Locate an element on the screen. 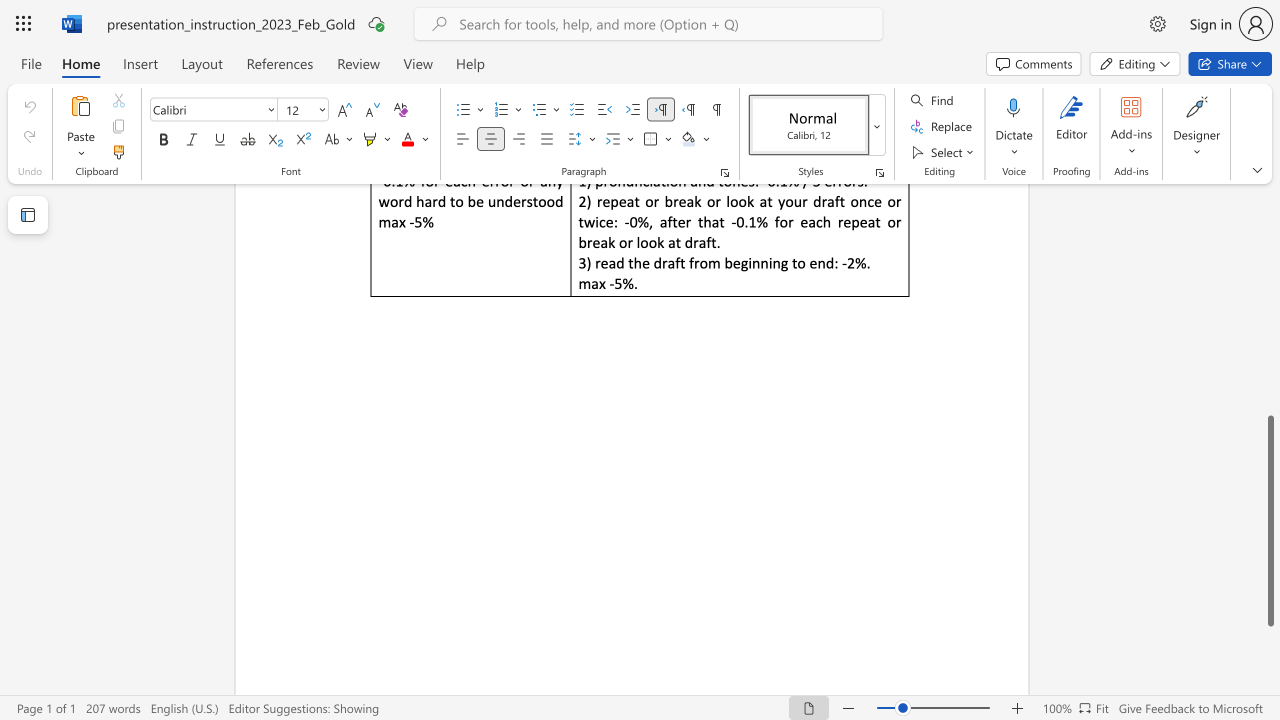  the scrollbar to scroll upward is located at coordinates (1269, 210).